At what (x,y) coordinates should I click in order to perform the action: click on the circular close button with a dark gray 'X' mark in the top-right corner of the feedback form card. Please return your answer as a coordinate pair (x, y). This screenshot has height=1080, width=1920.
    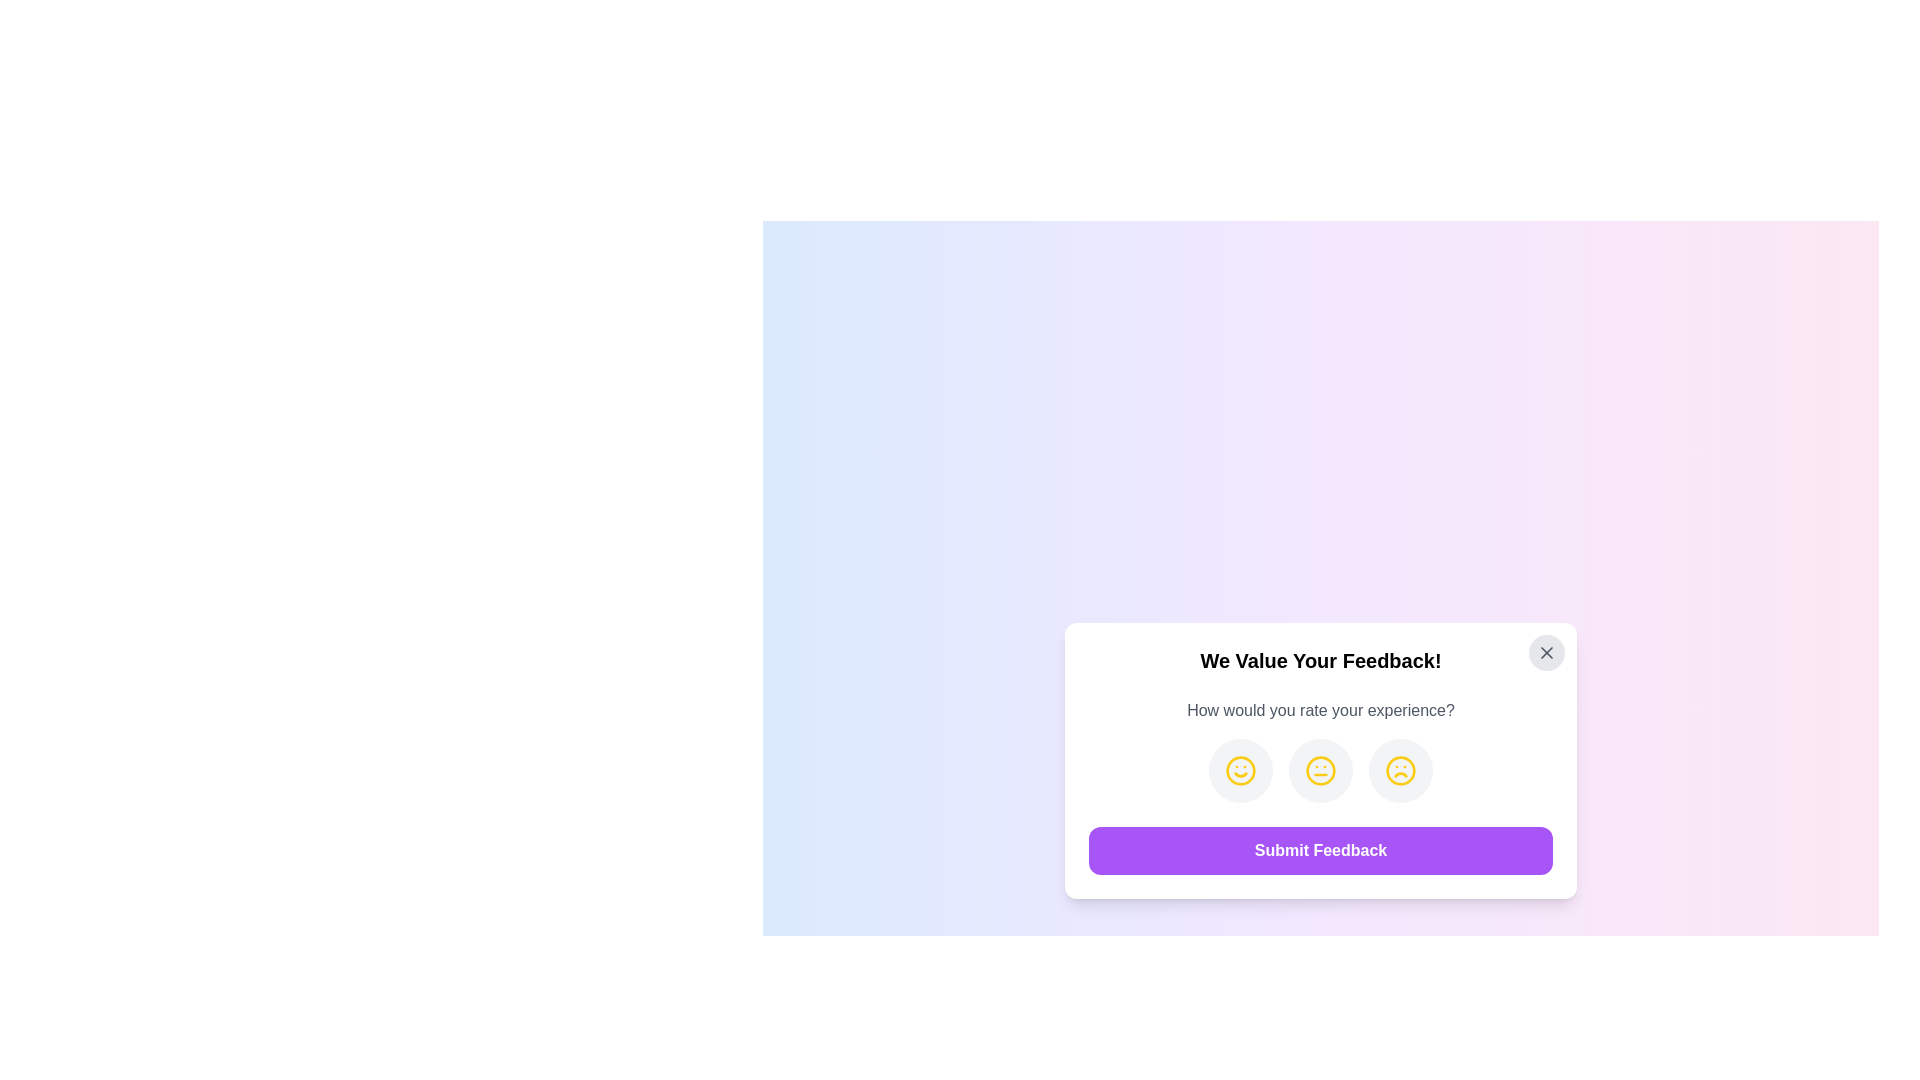
    Looking at the image, I should click on (1545, 652).